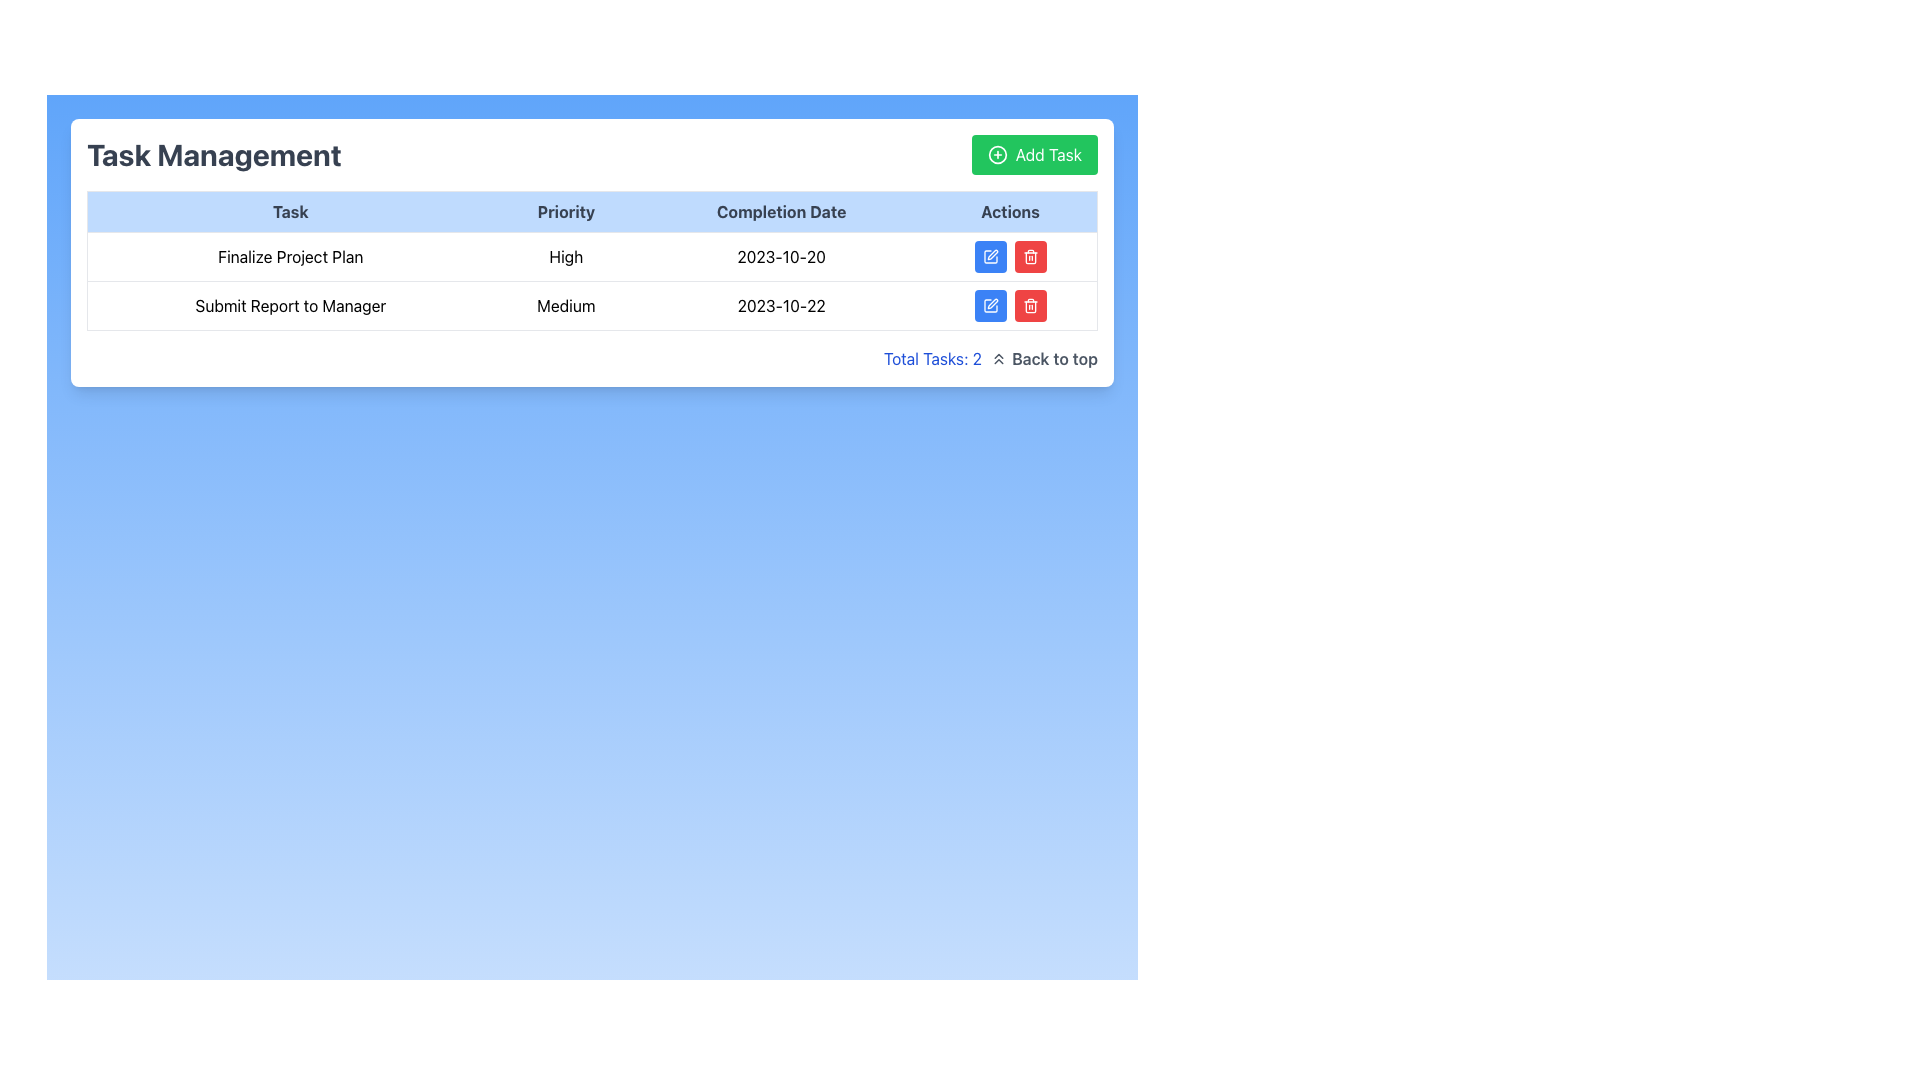 The width and height of the screenshot is (1920, 1080). Describe the element at coordinates (591, 305) in the screenshot. I see `the second table row that contains the text 'Submit Report to Manager', located in the 'Task Management' section` at that location.